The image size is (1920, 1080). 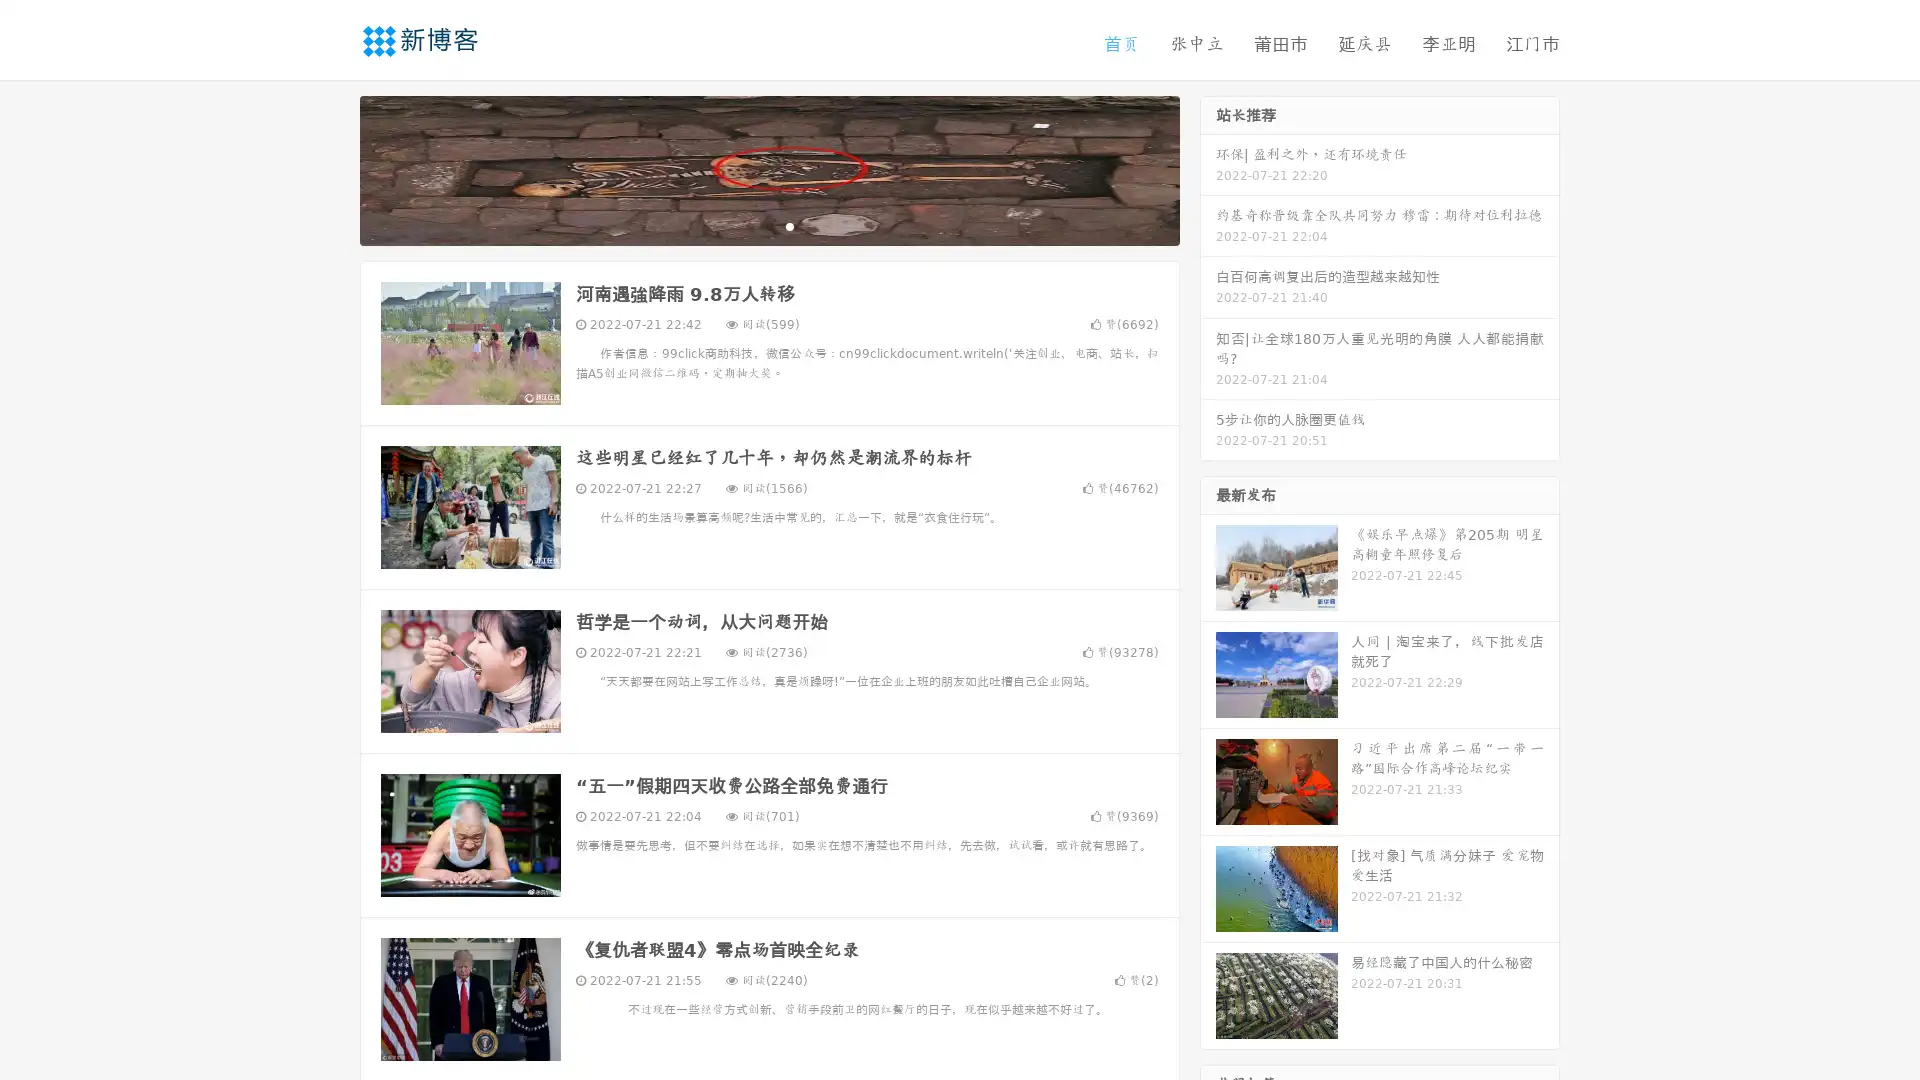 What do you see at coordinates (1208, 168) in the screenshot?
I see `Next slide` at bounding box center [1208, 168].